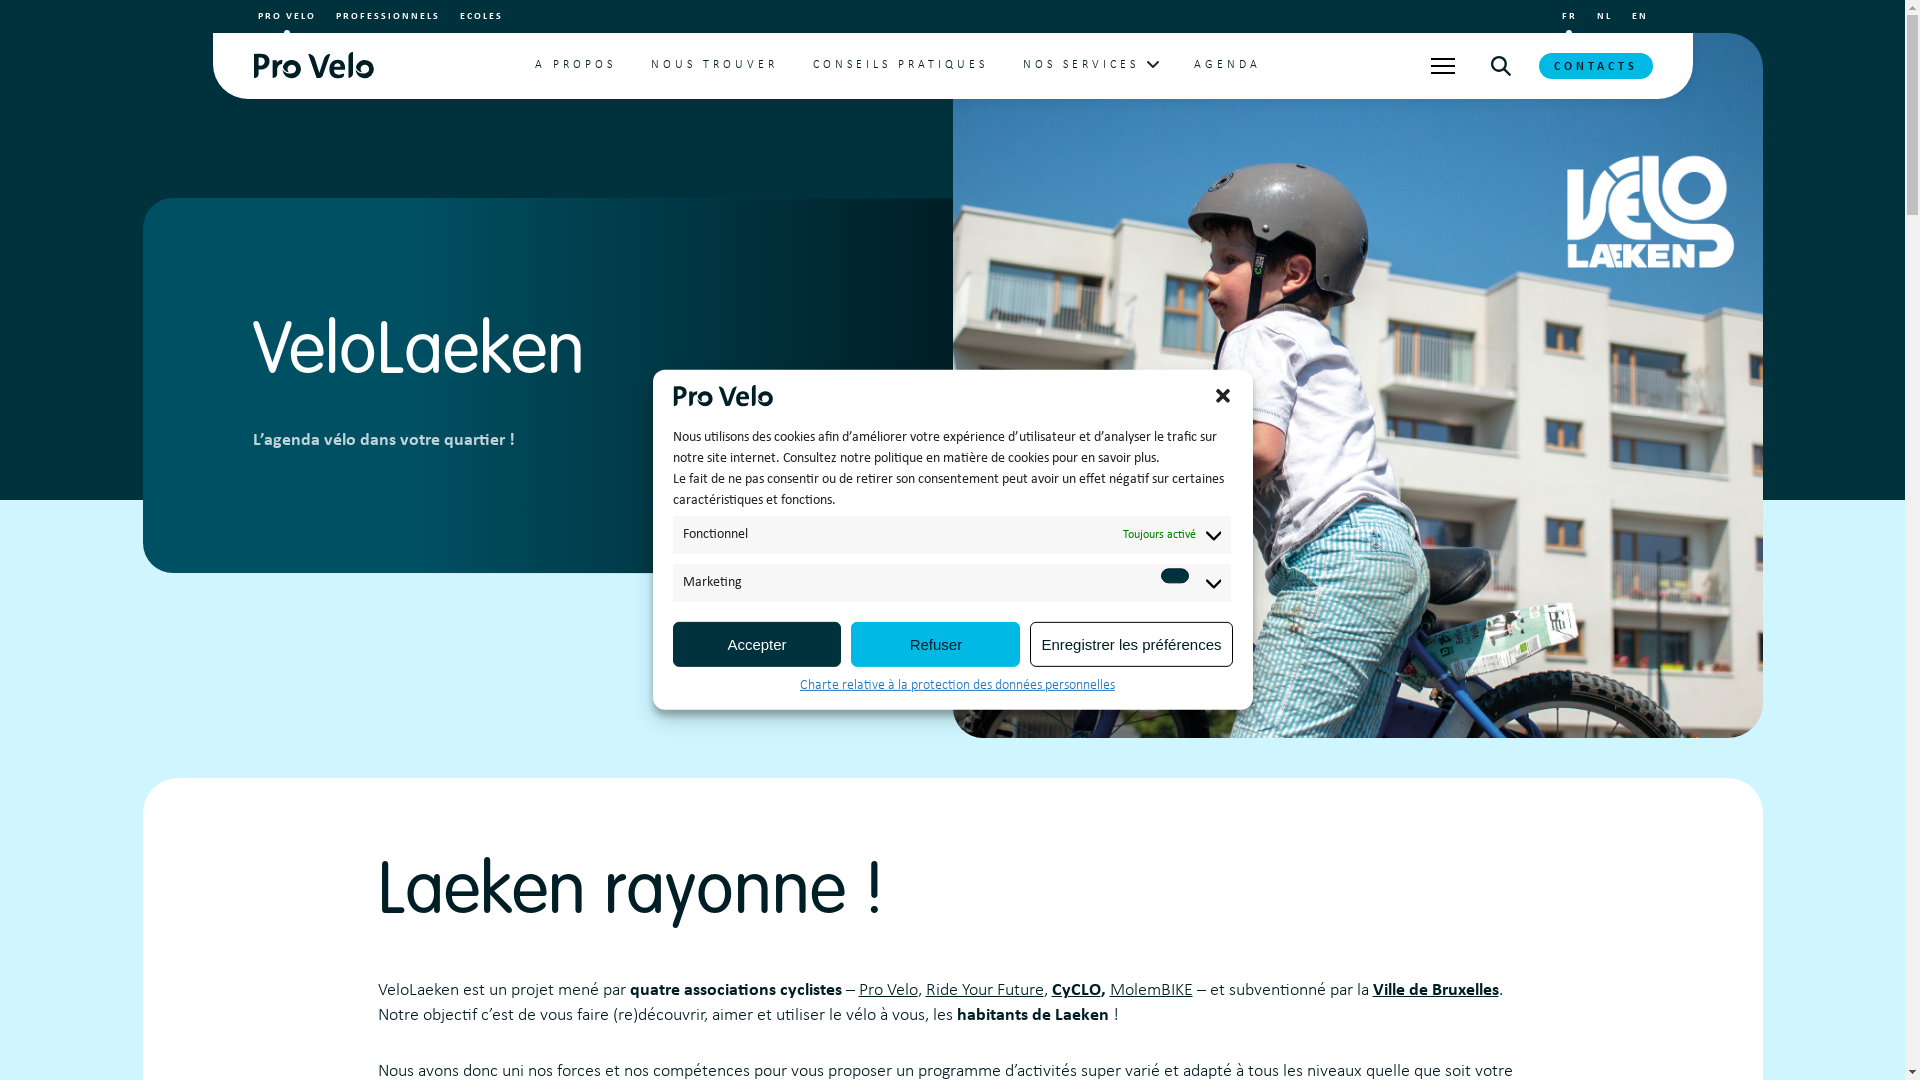 Image resolution: width=1920 pixels, height=1080 pixels. I want to click on 'NOUS TROUVER', so click(714, 64).